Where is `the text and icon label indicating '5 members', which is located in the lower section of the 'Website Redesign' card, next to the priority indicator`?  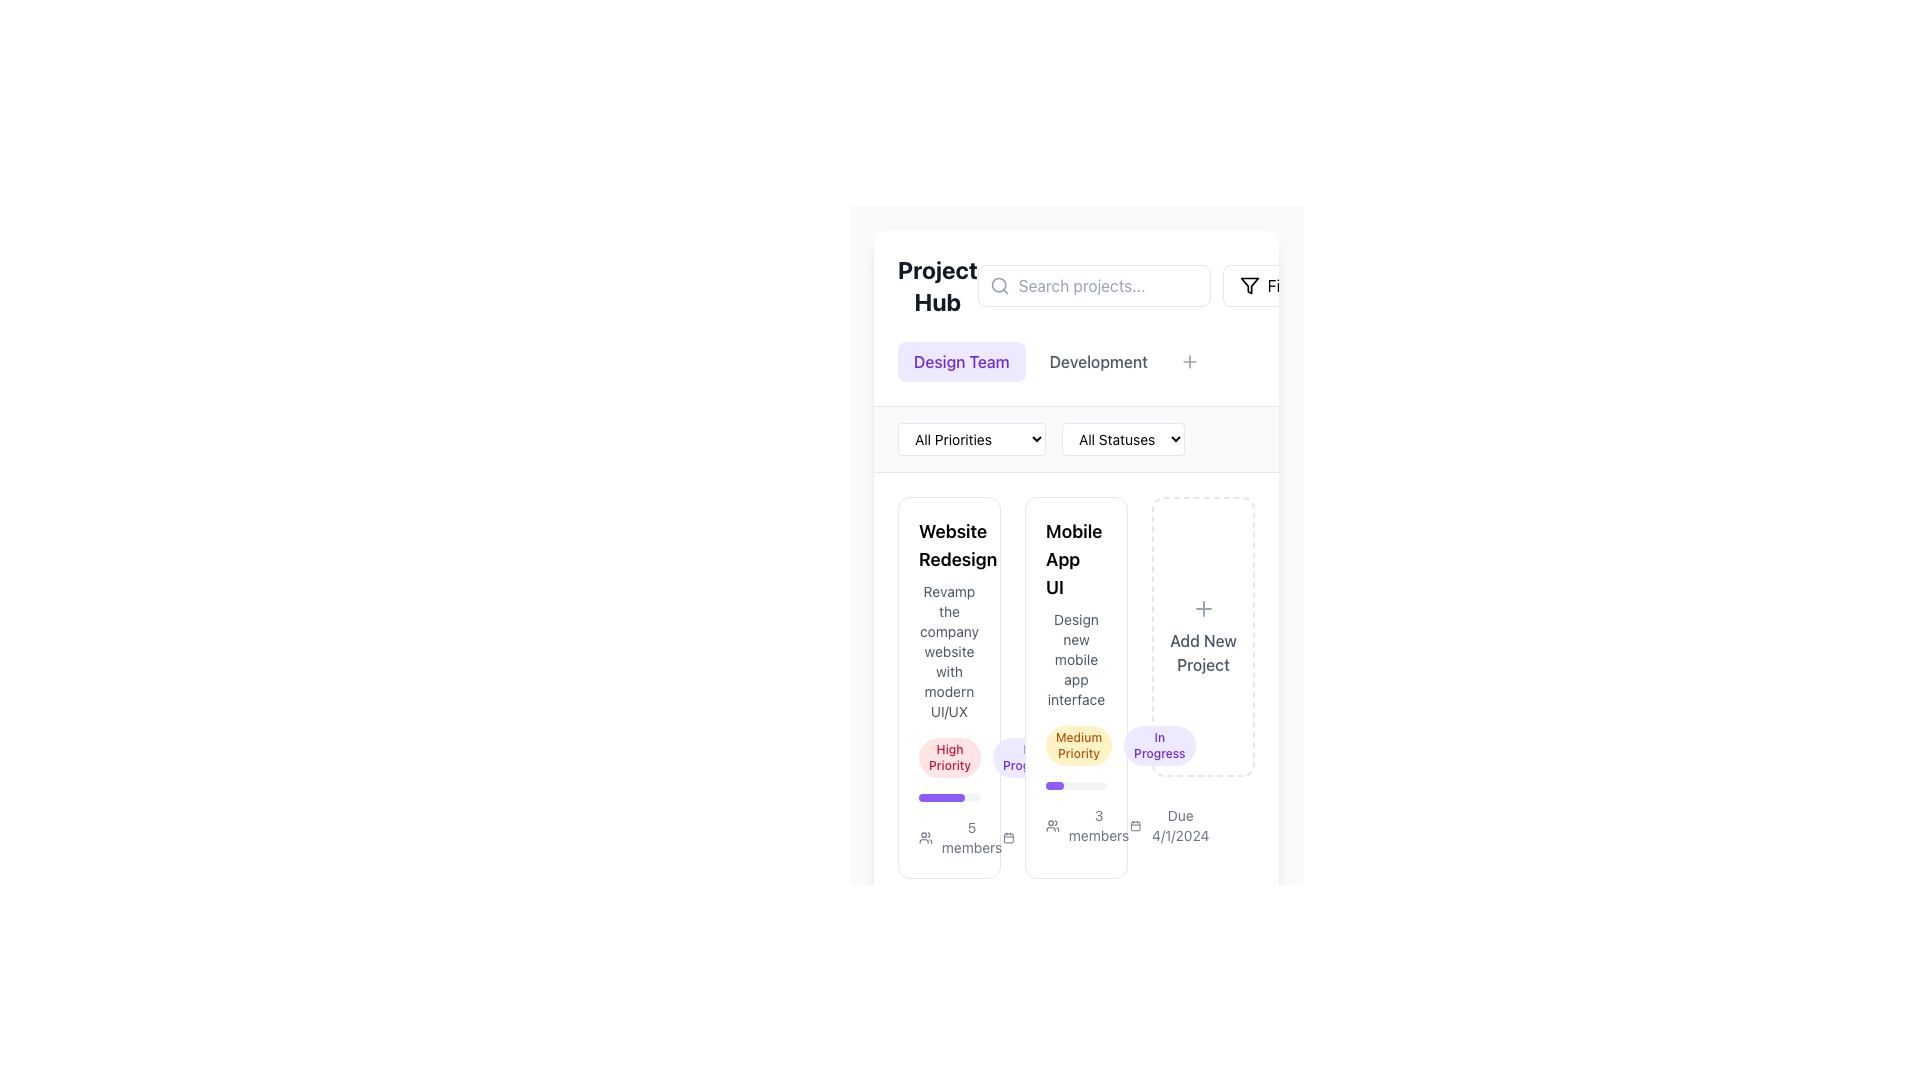
the text and icon label indicating '5 members', which is located in the lower section of the 'Website Redesign' card, next to the priority indicator is located at coordinates (961, 837).